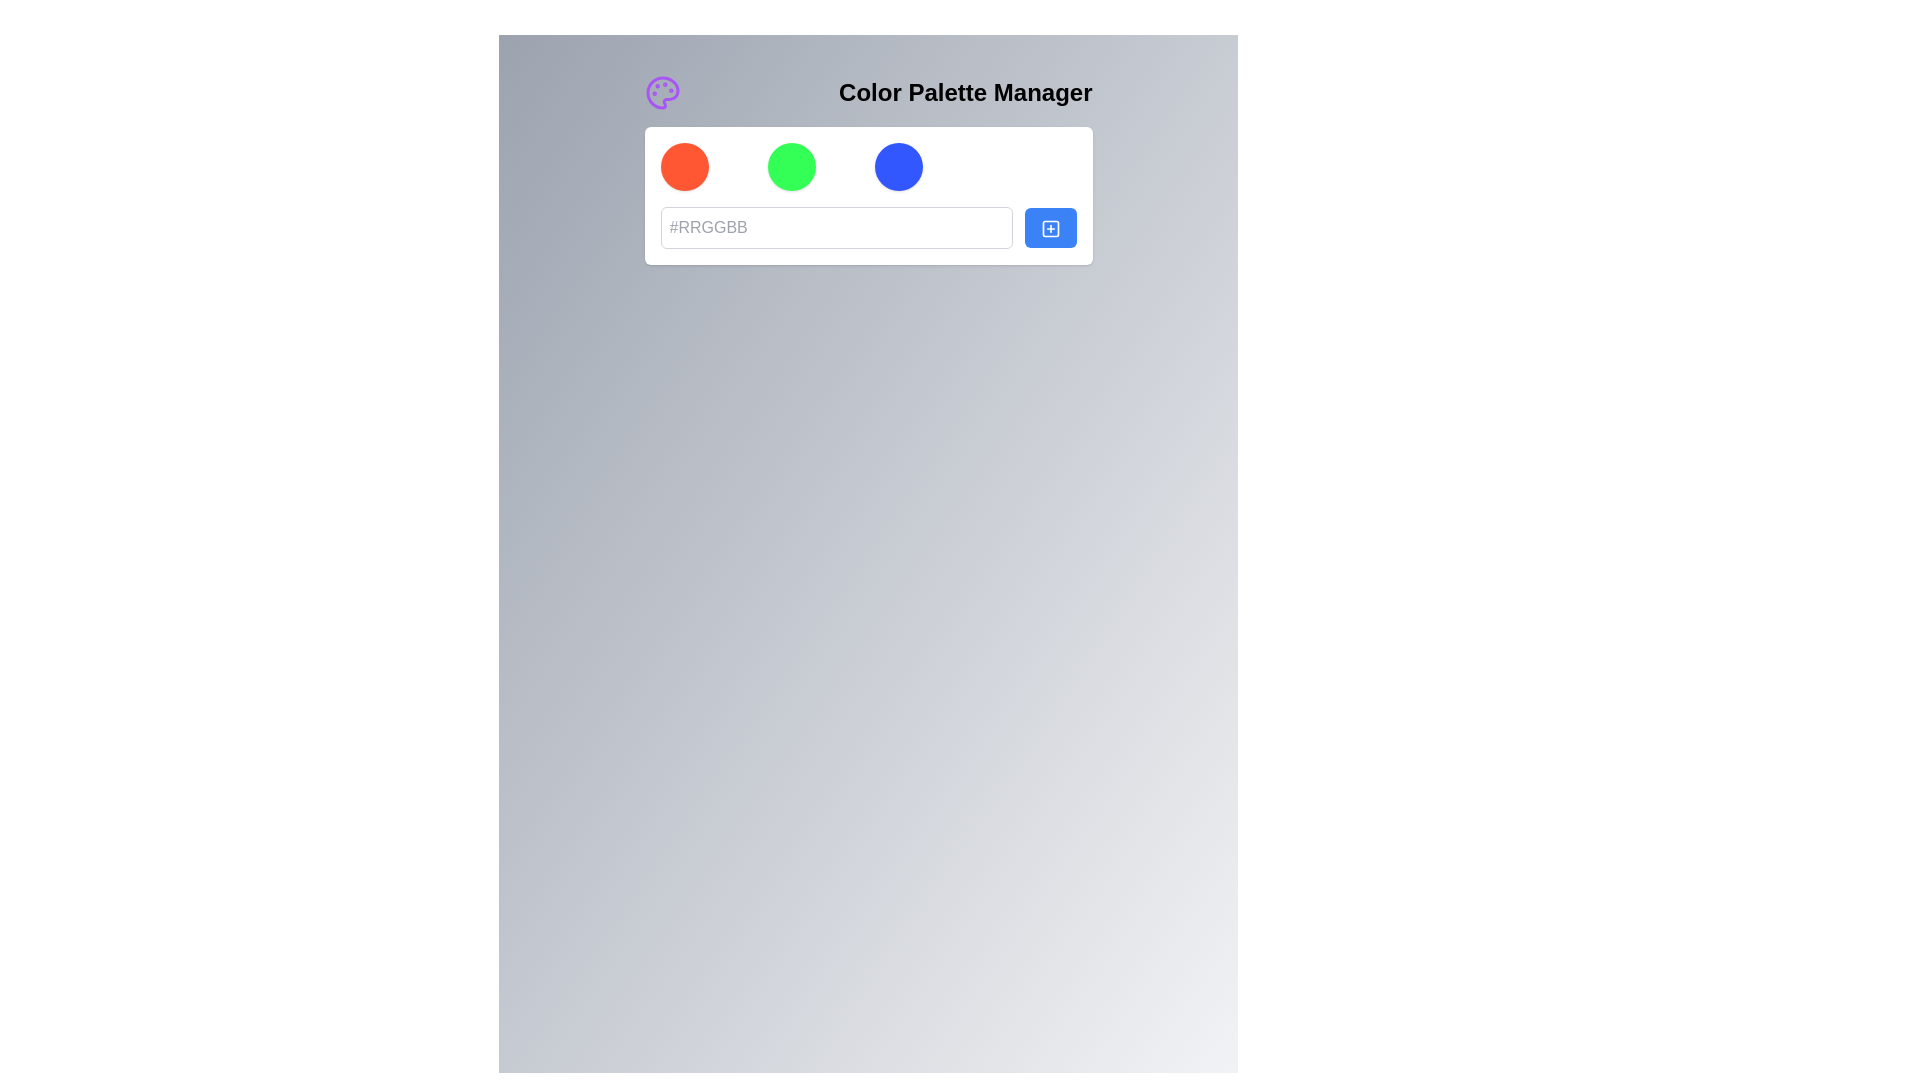 The width and height of the screenshot is (1920, 1080). Describe the element at coordinates (684, 165) in the screenshot. I see `the vibrant orange circular color indicator or selector, which is located at the far left within a group of four circular items` at that location.